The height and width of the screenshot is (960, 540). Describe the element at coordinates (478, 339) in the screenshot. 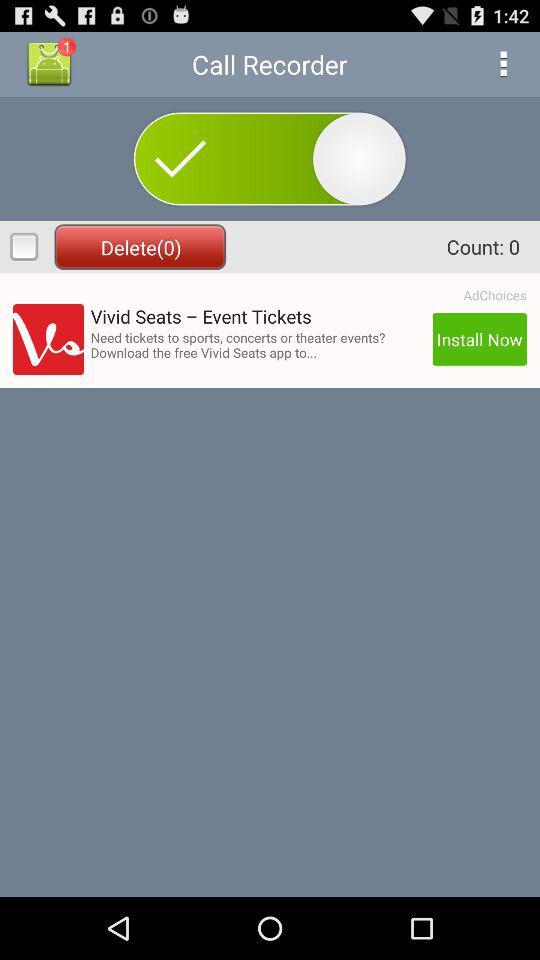

I see `app below the adchoices app` at that location.